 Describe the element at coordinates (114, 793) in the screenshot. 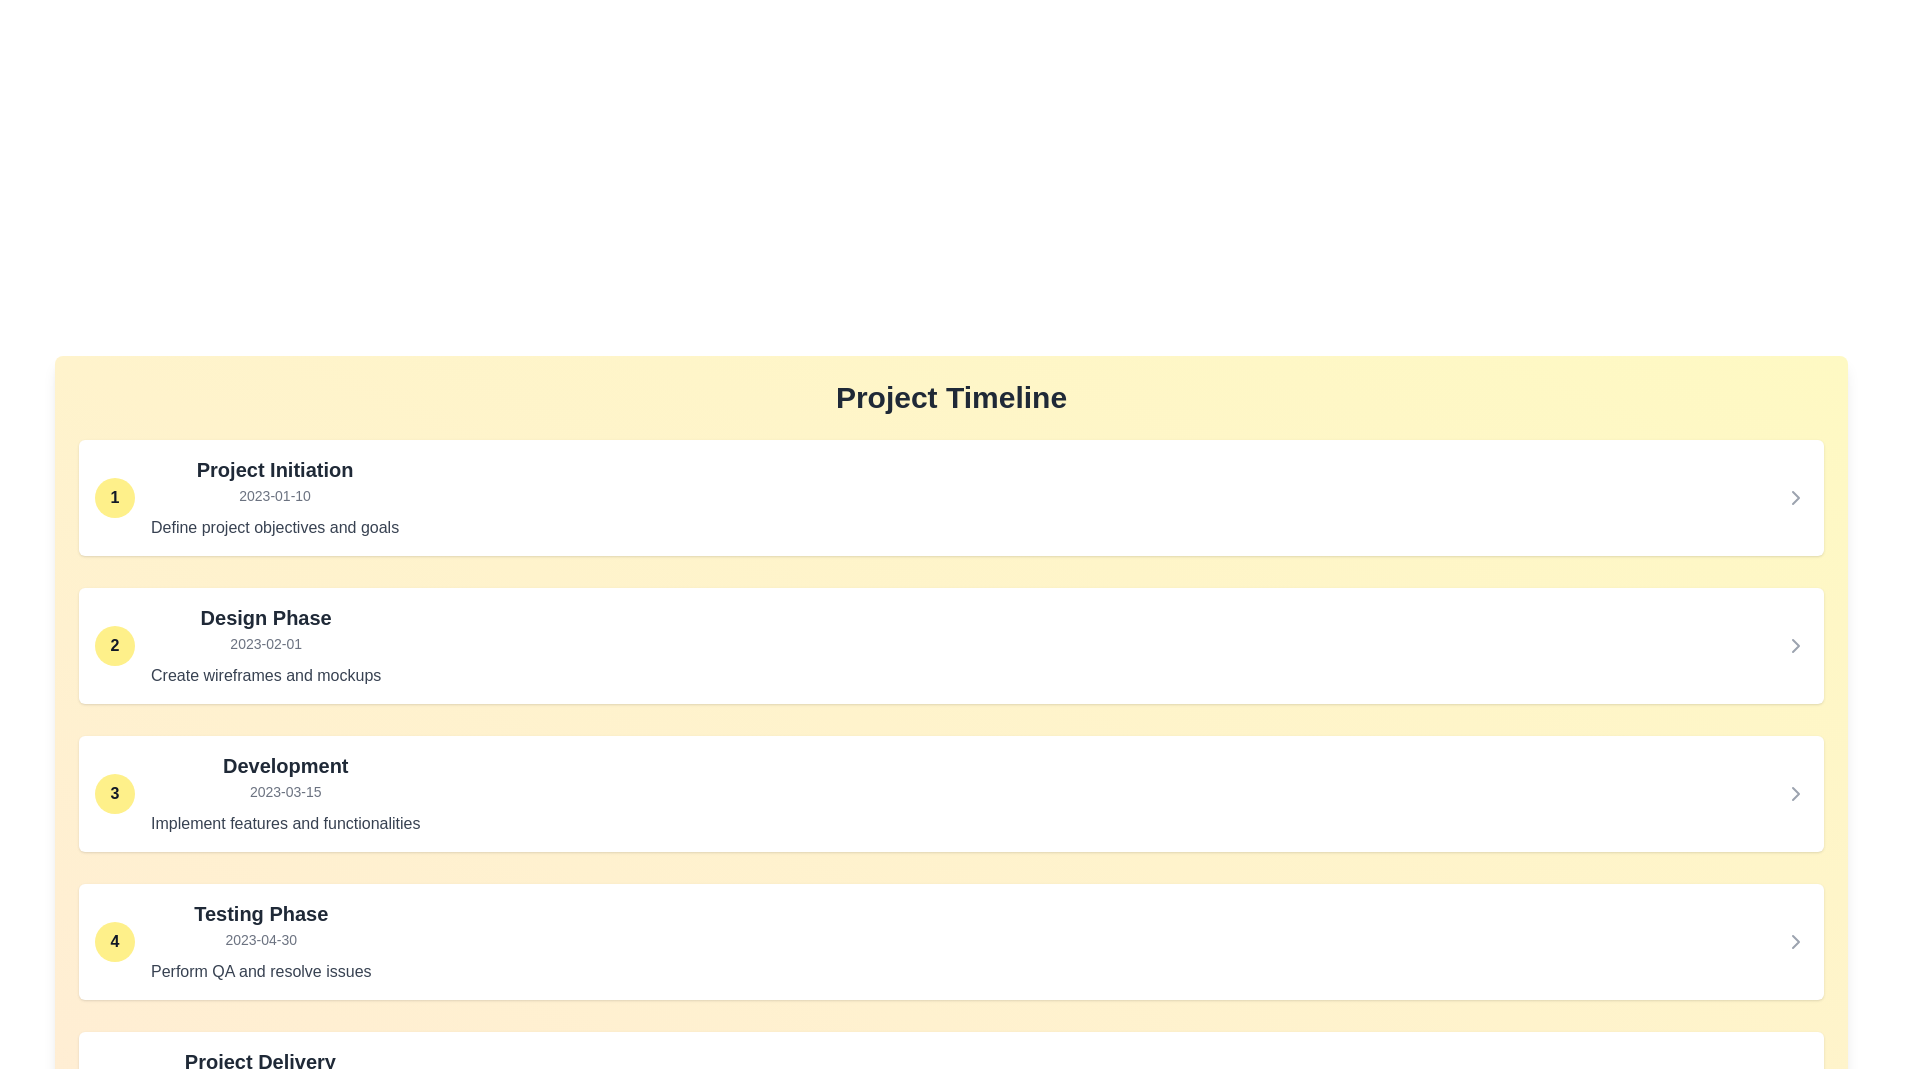

I see `the circular badge with a yellow background displaying the numeral '3' in dark gray text, located to the left of the text 'Development'` at that location.